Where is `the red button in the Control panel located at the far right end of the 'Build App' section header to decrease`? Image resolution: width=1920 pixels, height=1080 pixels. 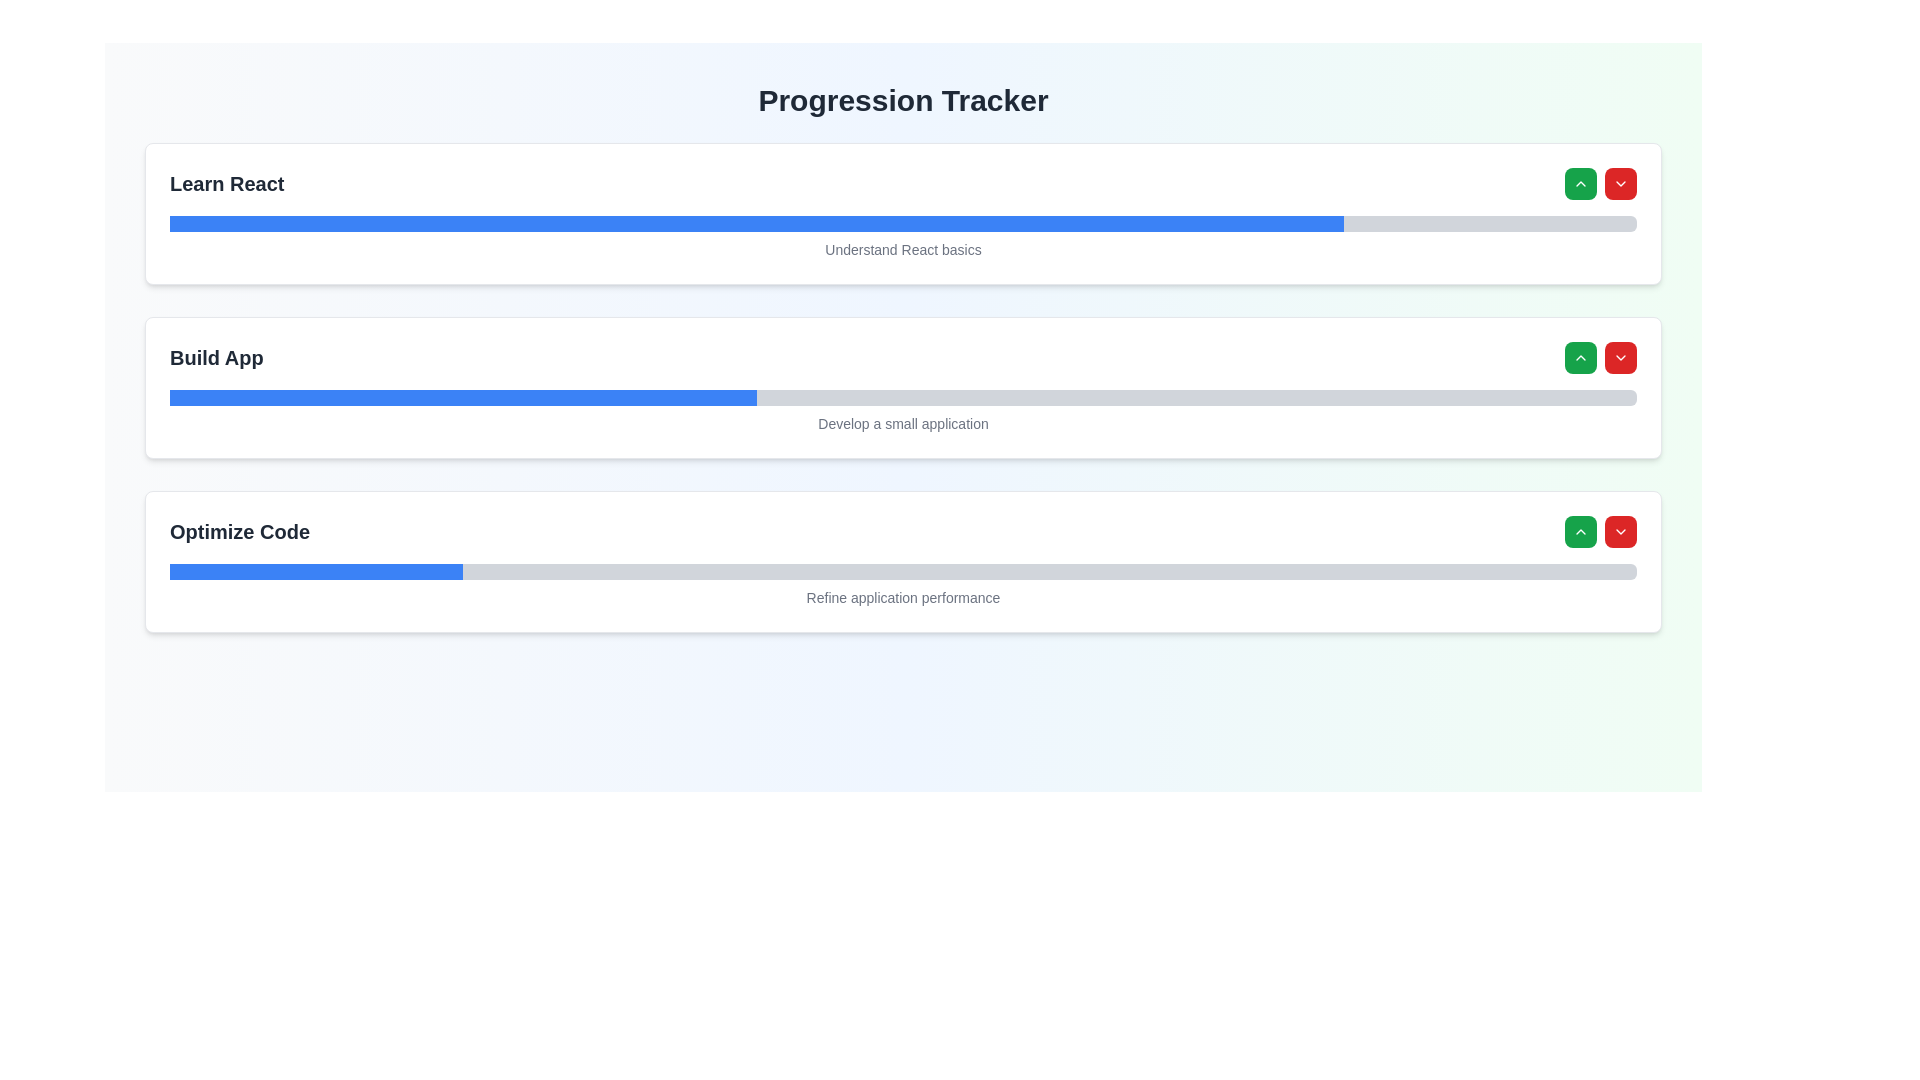
the red button in the Control panel located at the far right end of the 'Build App' section header to decrease is located at coordinates (1601, 357).